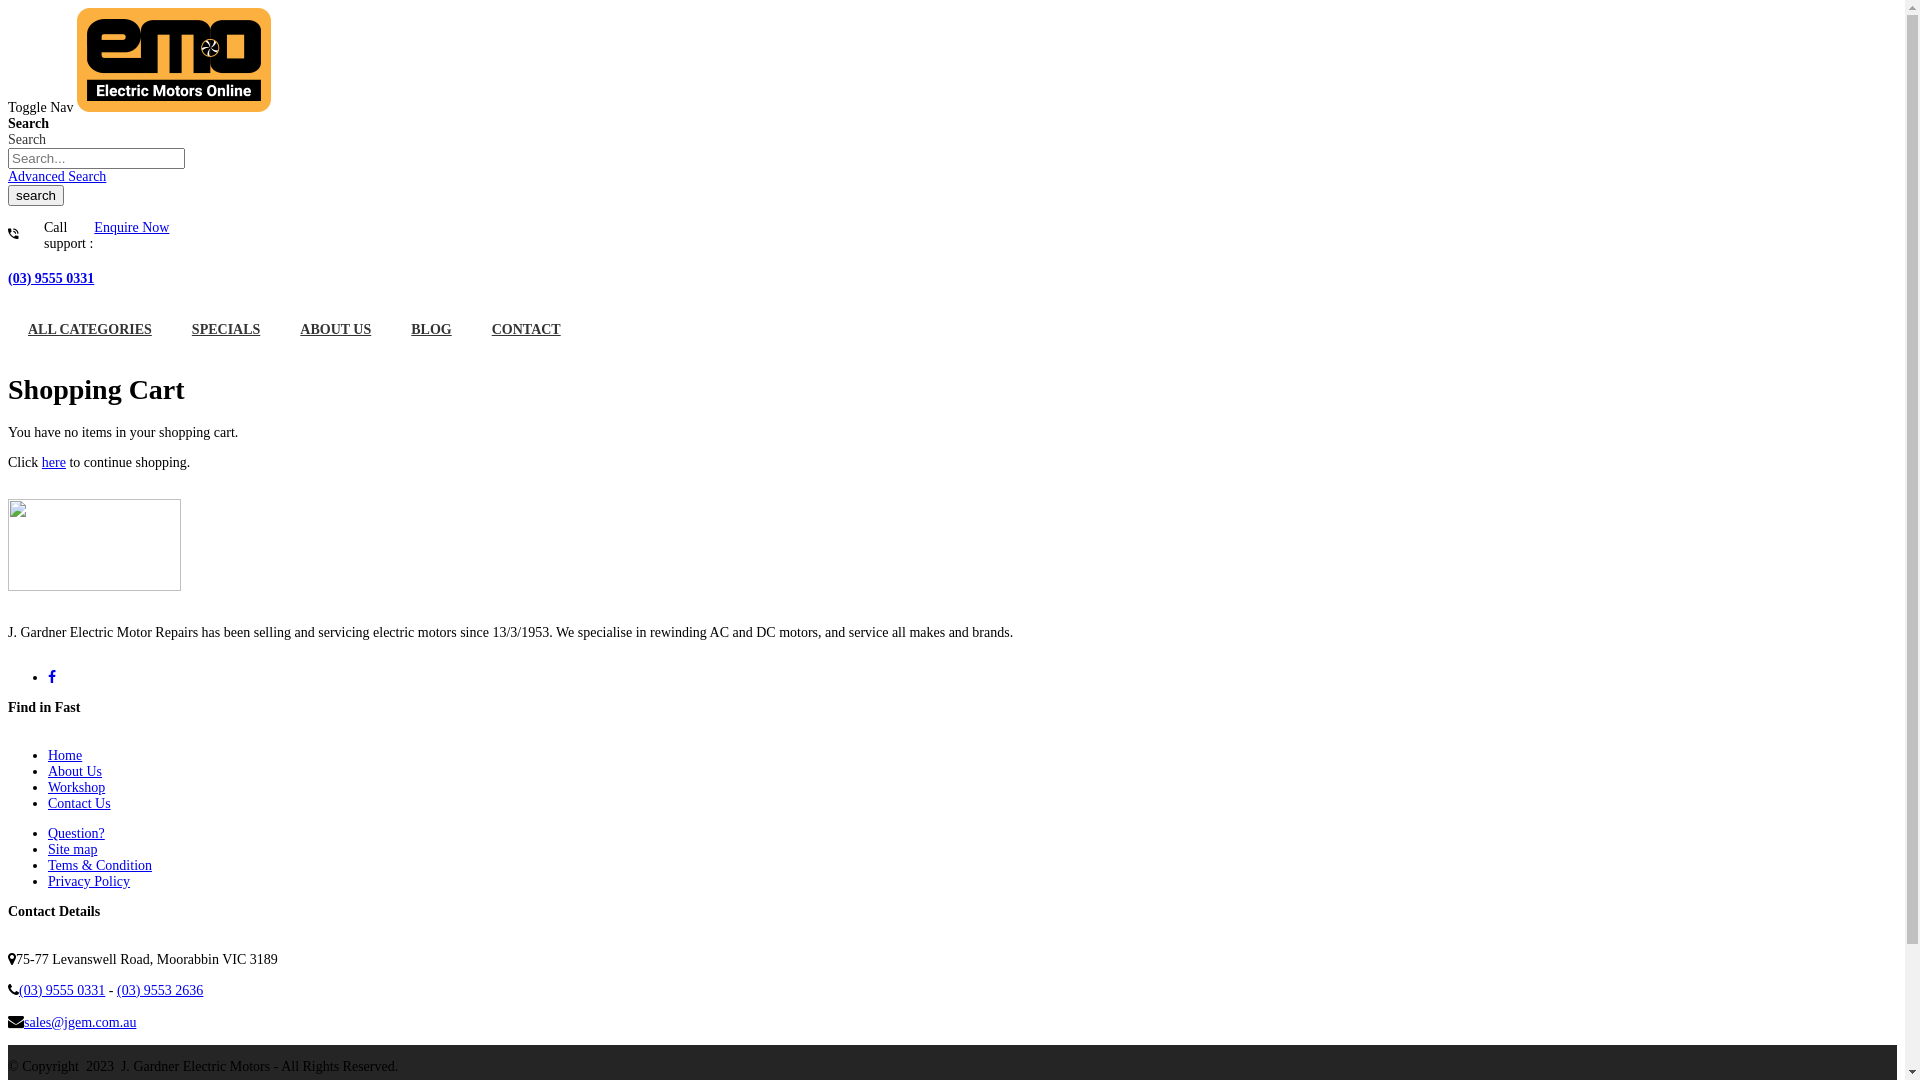 The image size is (1920, 1080). I want to click on 'Advanced Search', so click(57, 175).